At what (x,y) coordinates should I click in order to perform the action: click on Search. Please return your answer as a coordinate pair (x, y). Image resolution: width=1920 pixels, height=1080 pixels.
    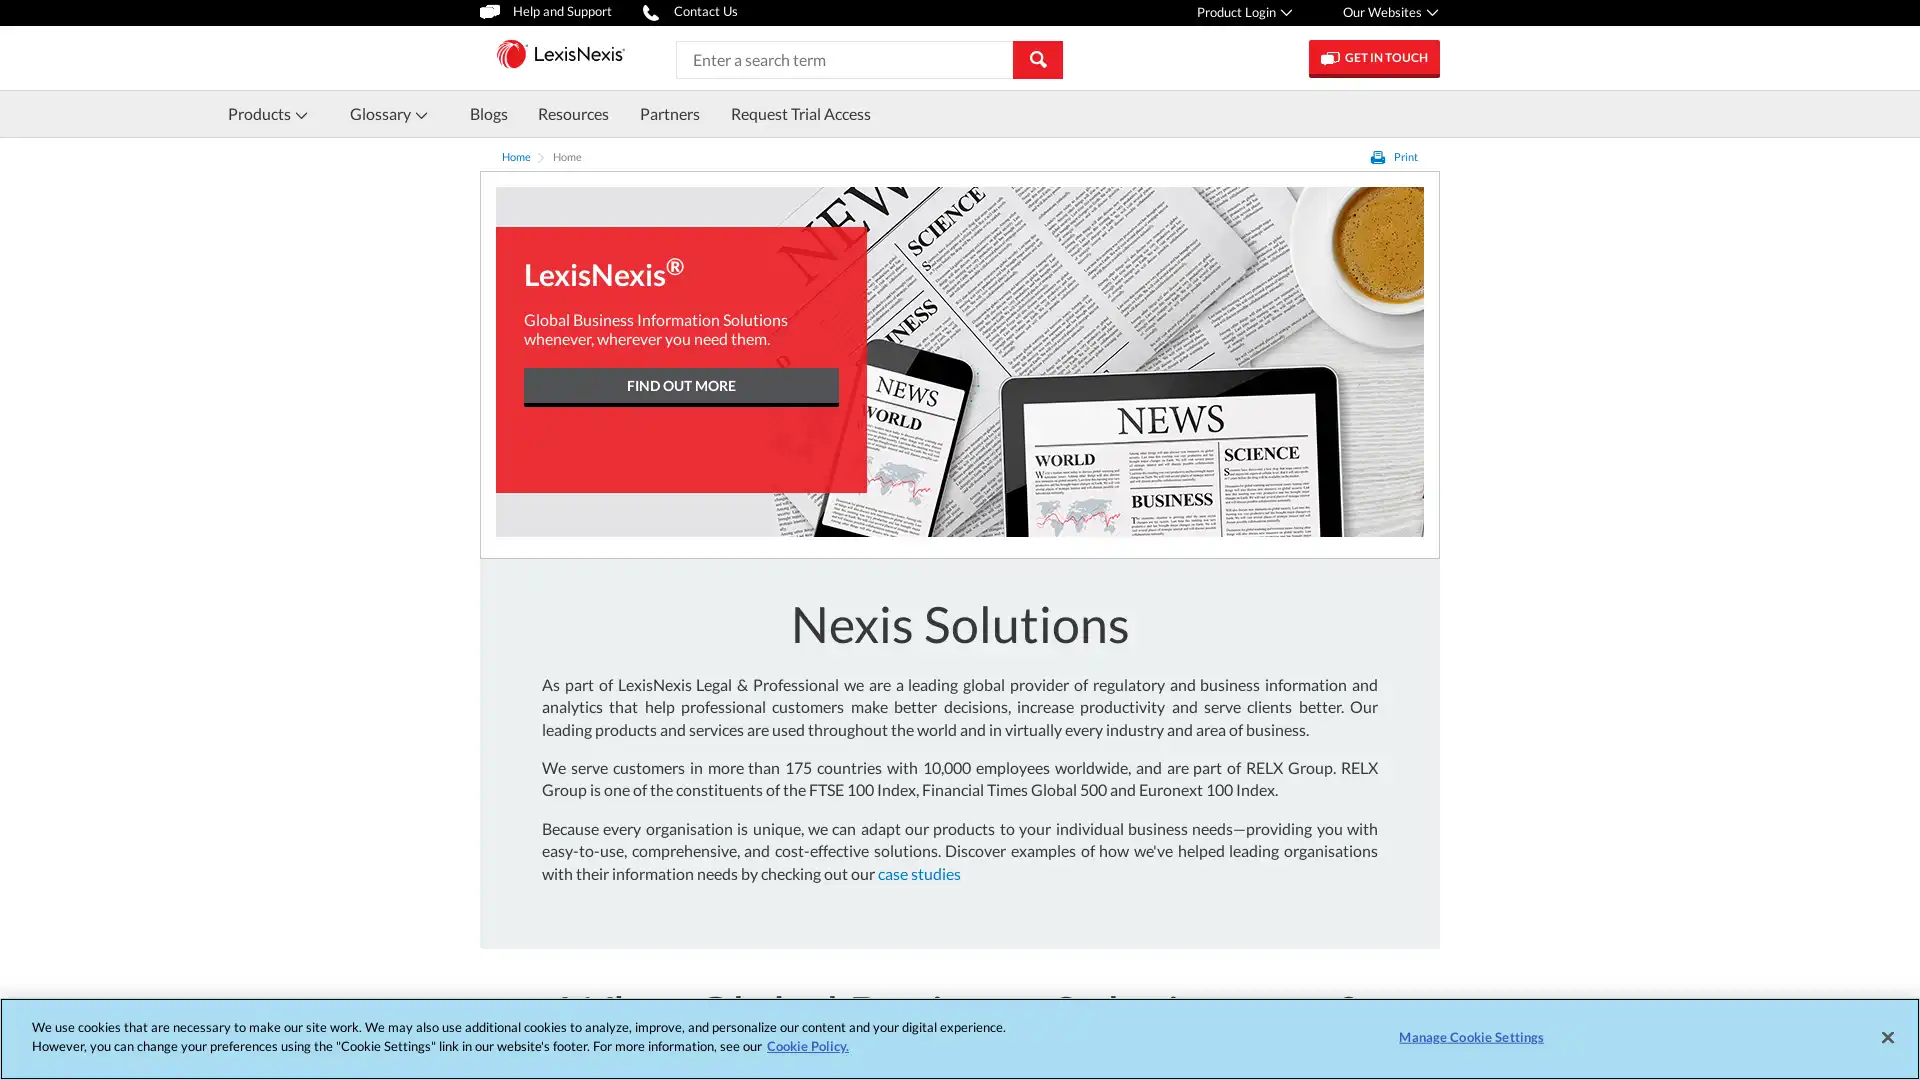
    Looking at the image, I should click on (1037, 57).